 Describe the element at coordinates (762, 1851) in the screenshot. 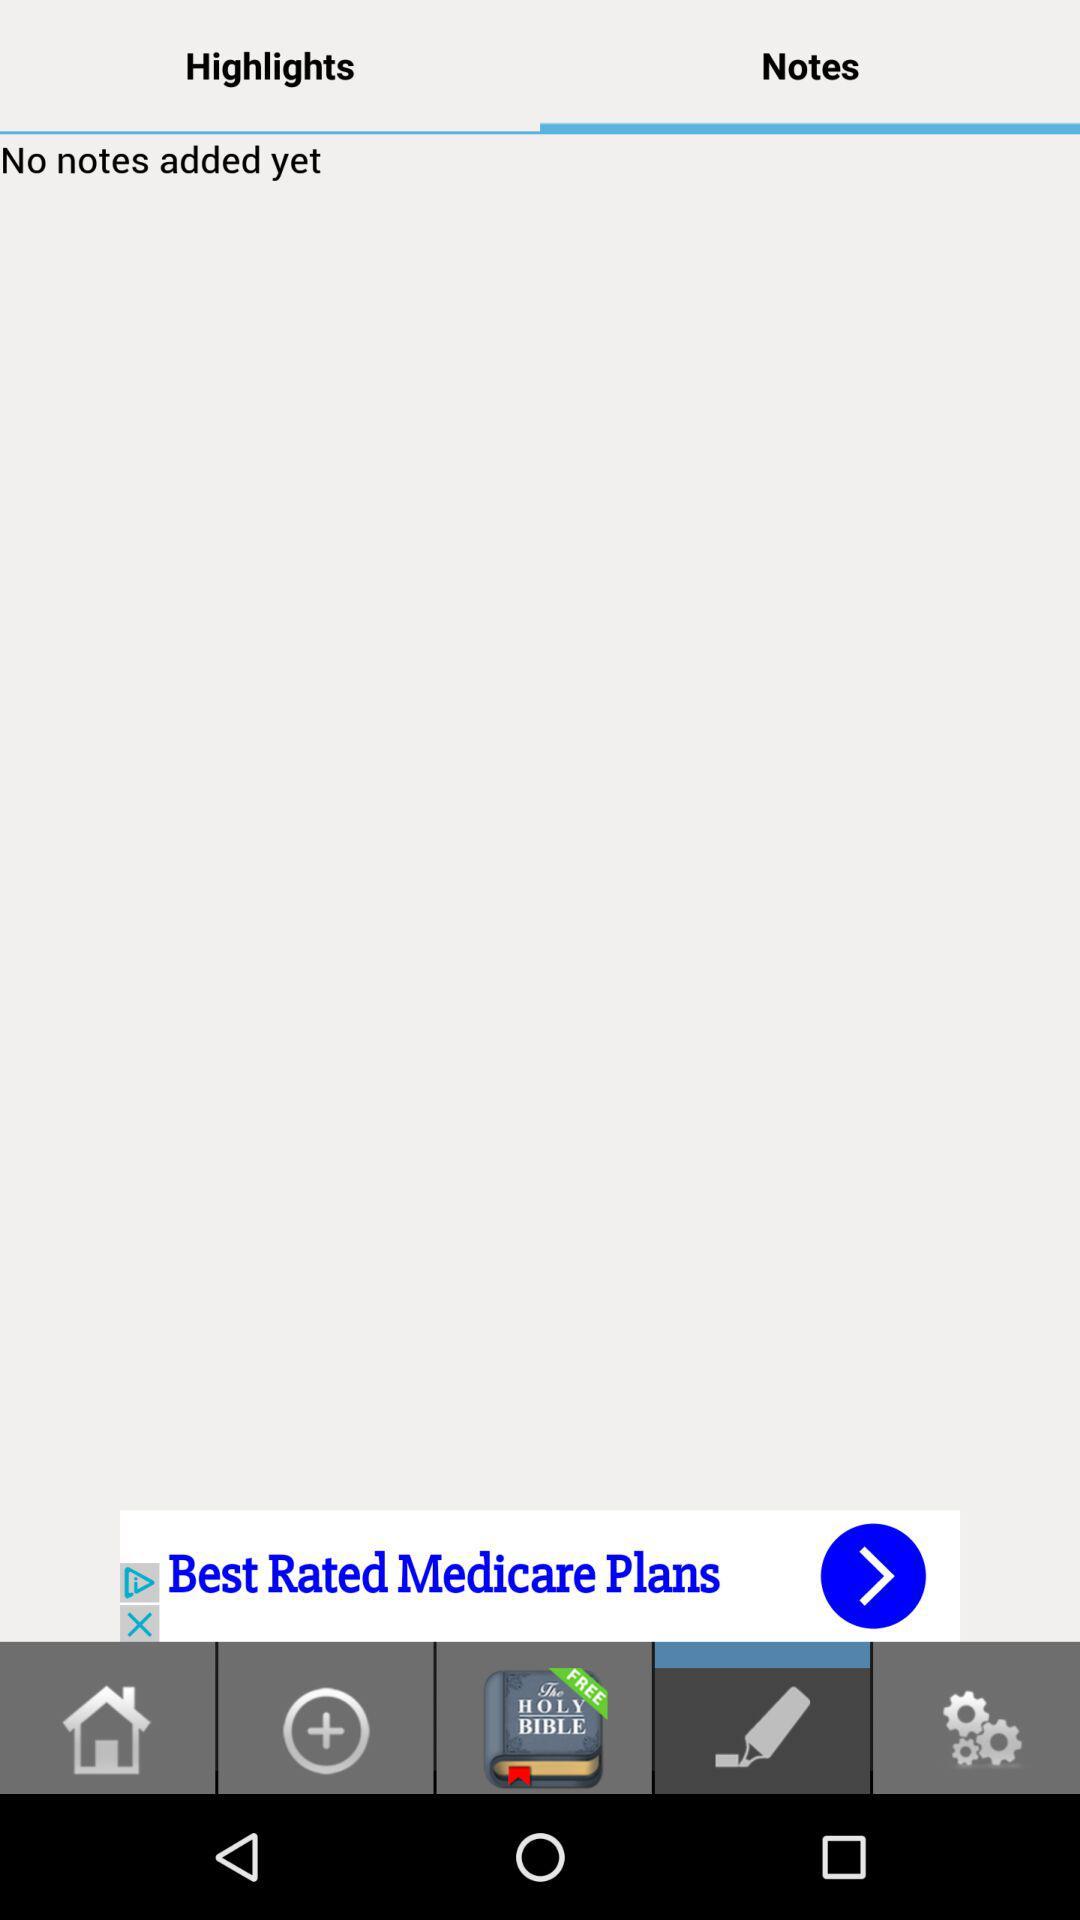

I see `the edit icon` at that location.